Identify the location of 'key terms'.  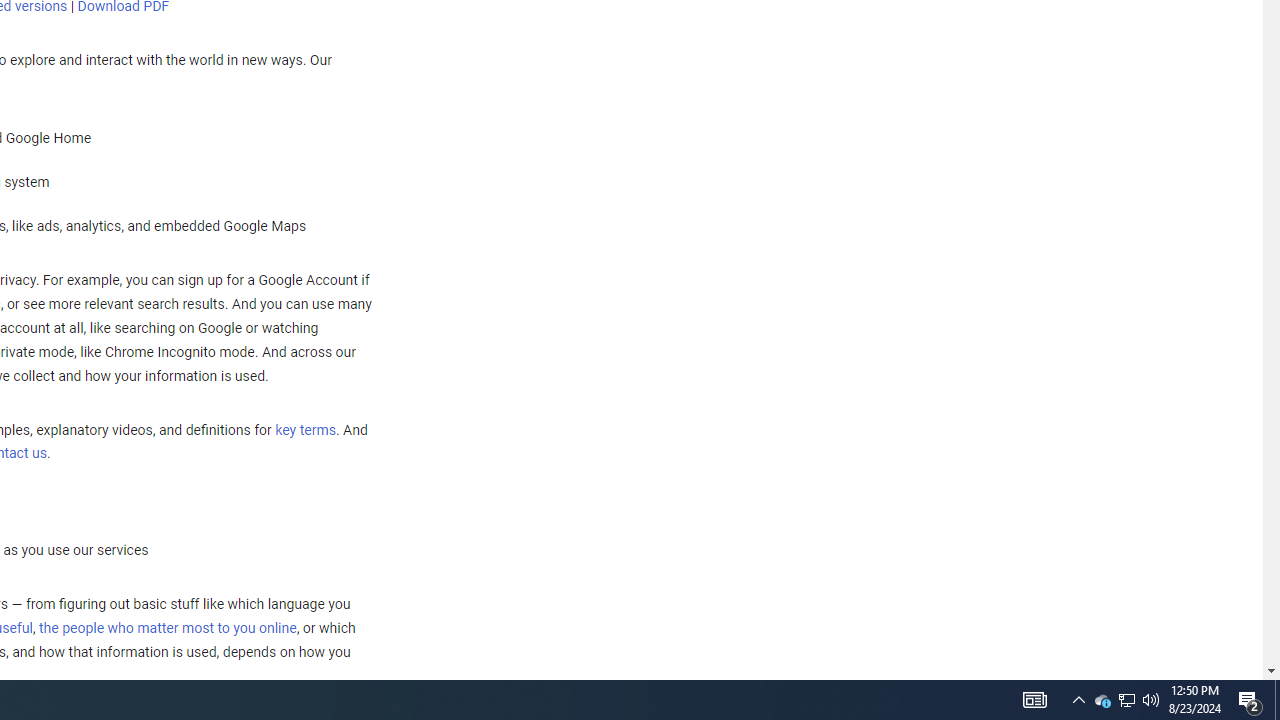
(304, 429).